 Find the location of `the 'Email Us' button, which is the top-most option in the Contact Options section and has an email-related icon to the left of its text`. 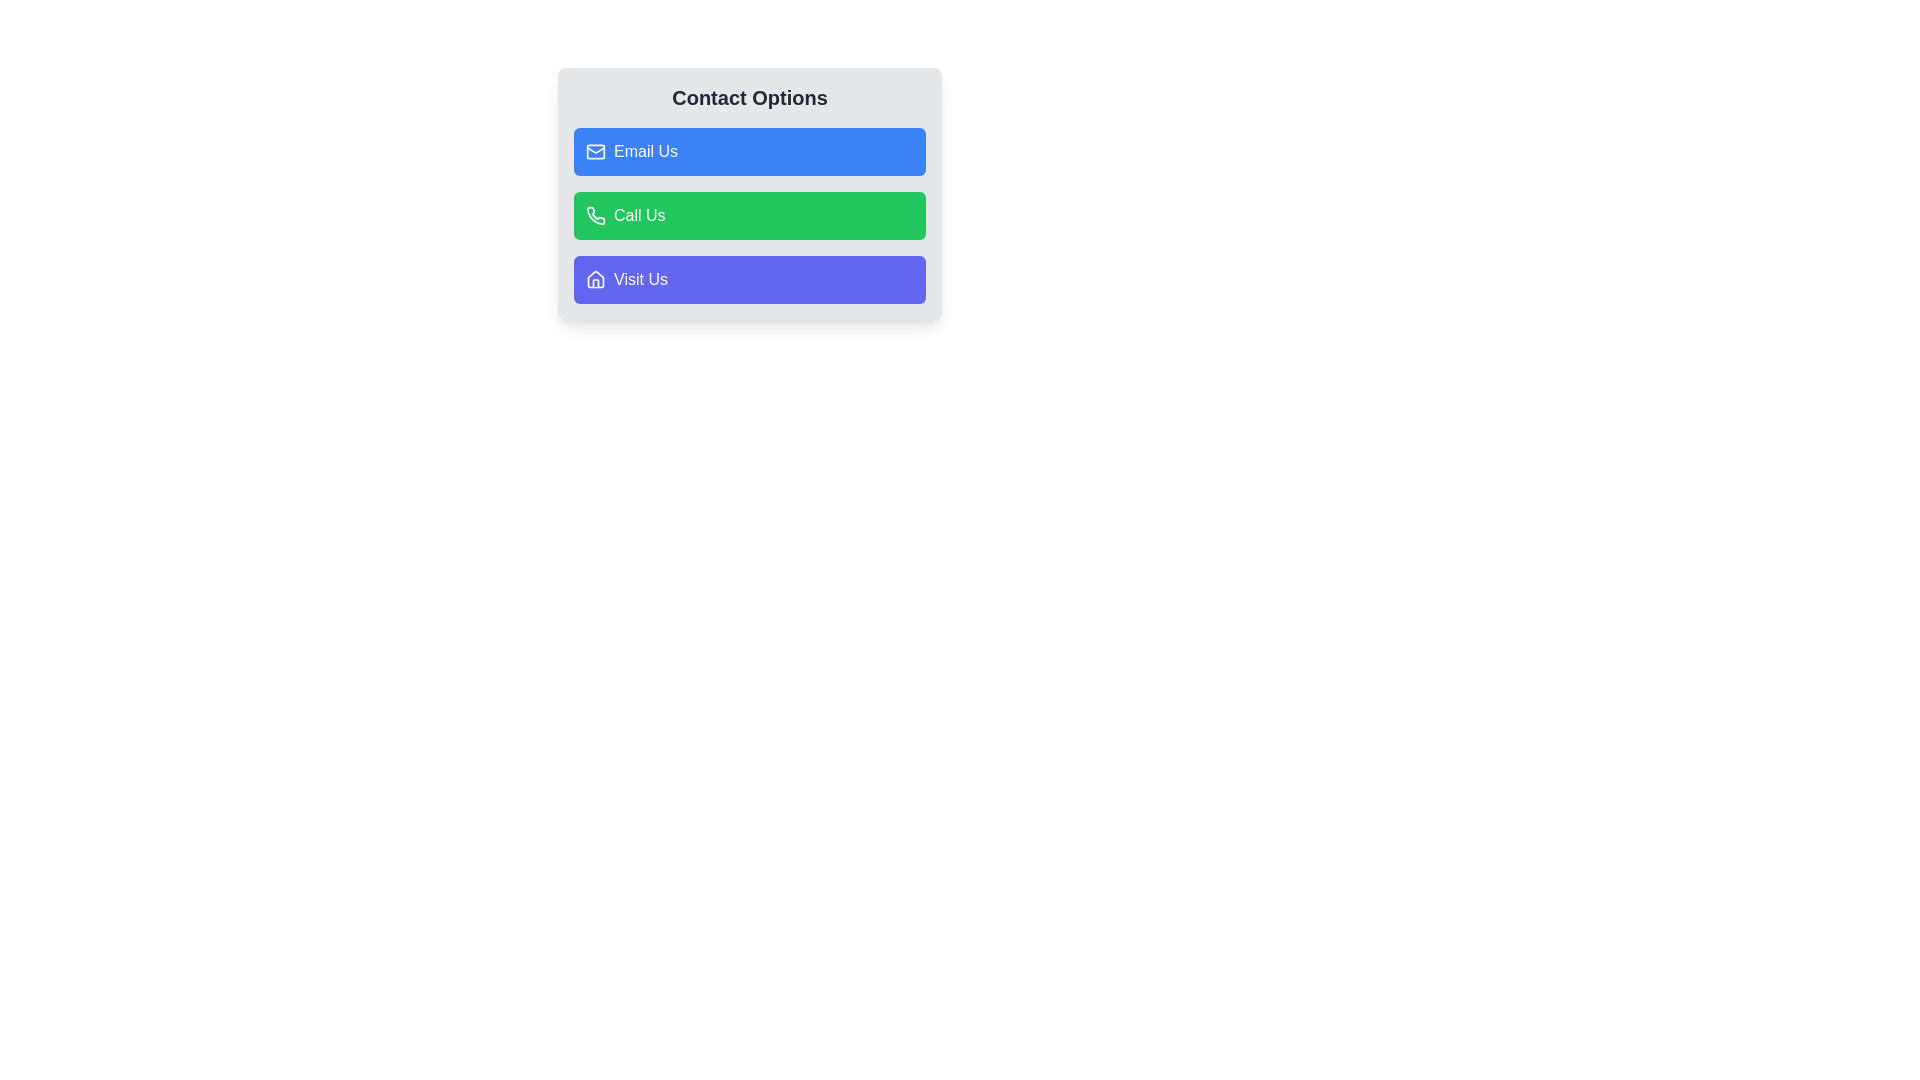

the 'Email Us' button, which is the top-most option in the Contact Options section and has an email-related icon to the left of its text is located at coordinates (594, 150).